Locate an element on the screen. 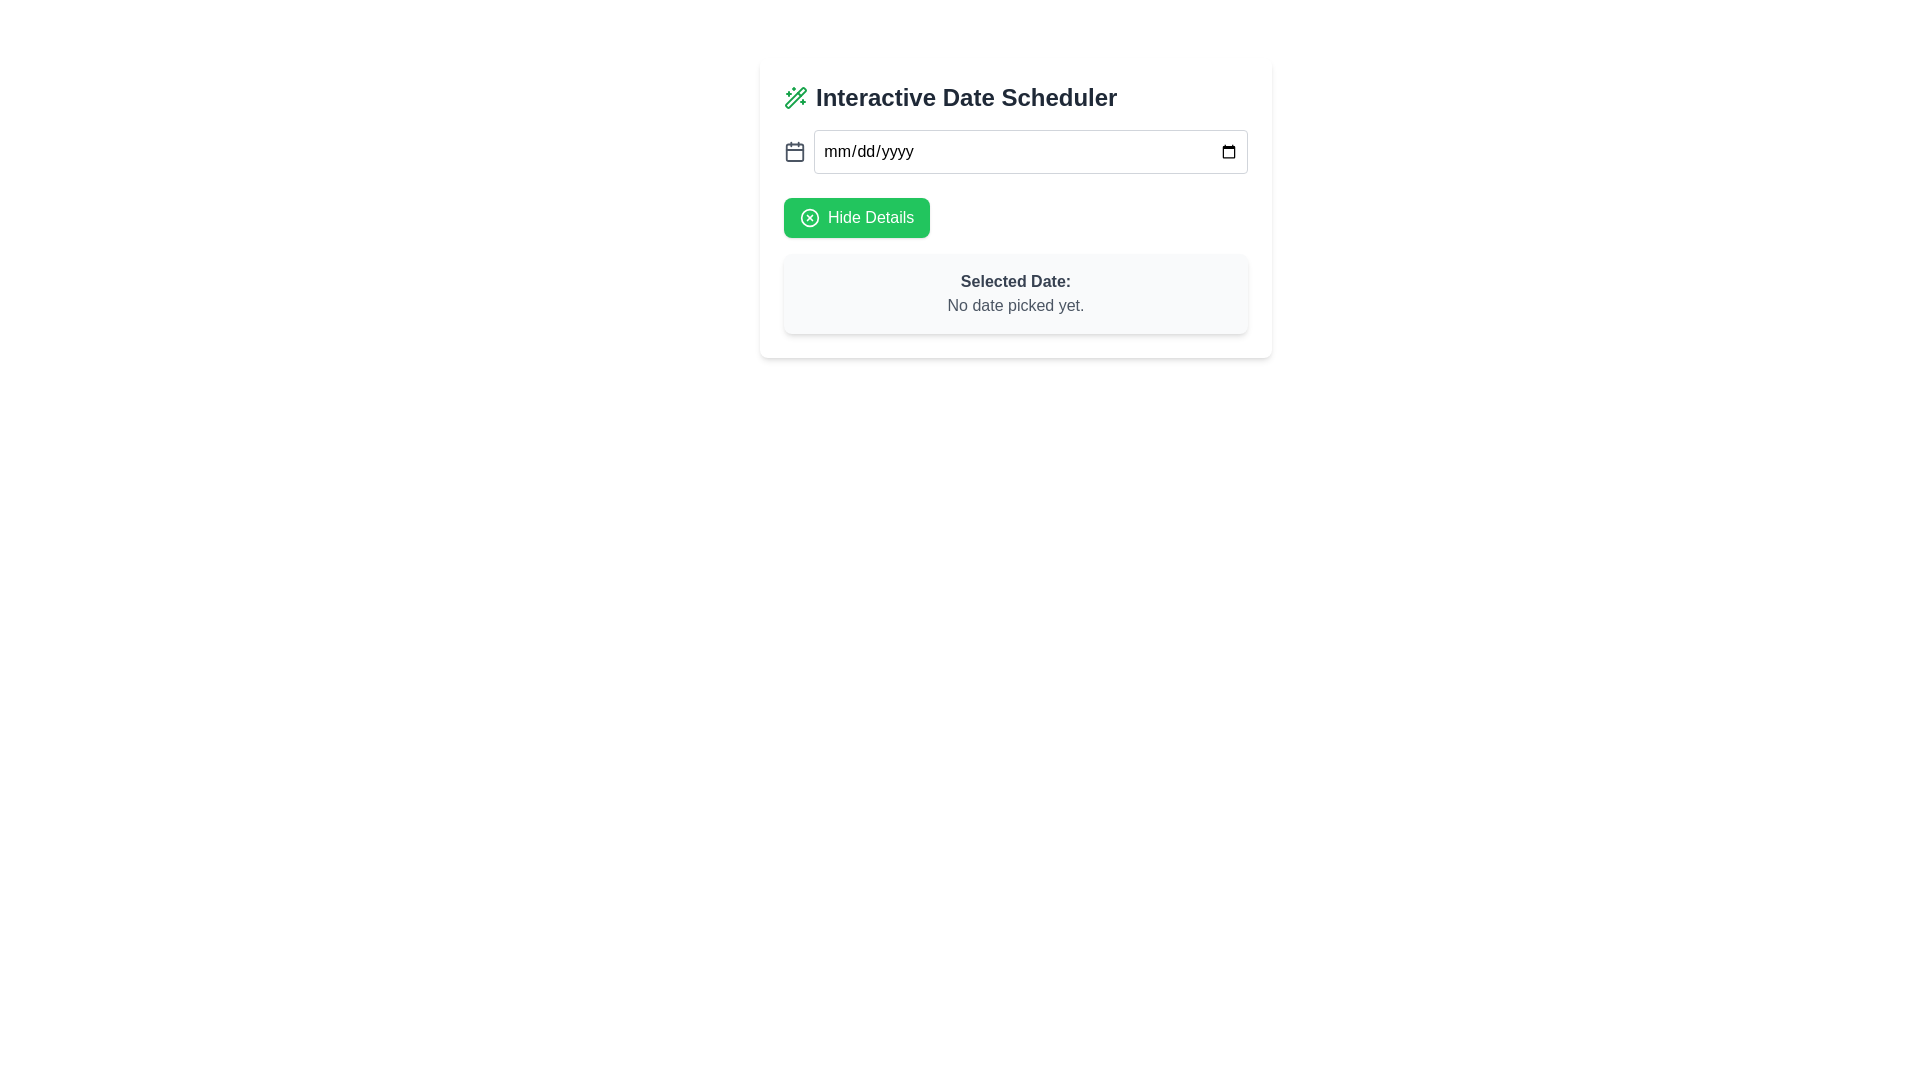 This screenshot has height=1080, width=1920. the Text Label displaying 'No date picked yet.' which indicates the current state of date selection under the 'Selected Date:' label is located at coordinates (1016, 305).